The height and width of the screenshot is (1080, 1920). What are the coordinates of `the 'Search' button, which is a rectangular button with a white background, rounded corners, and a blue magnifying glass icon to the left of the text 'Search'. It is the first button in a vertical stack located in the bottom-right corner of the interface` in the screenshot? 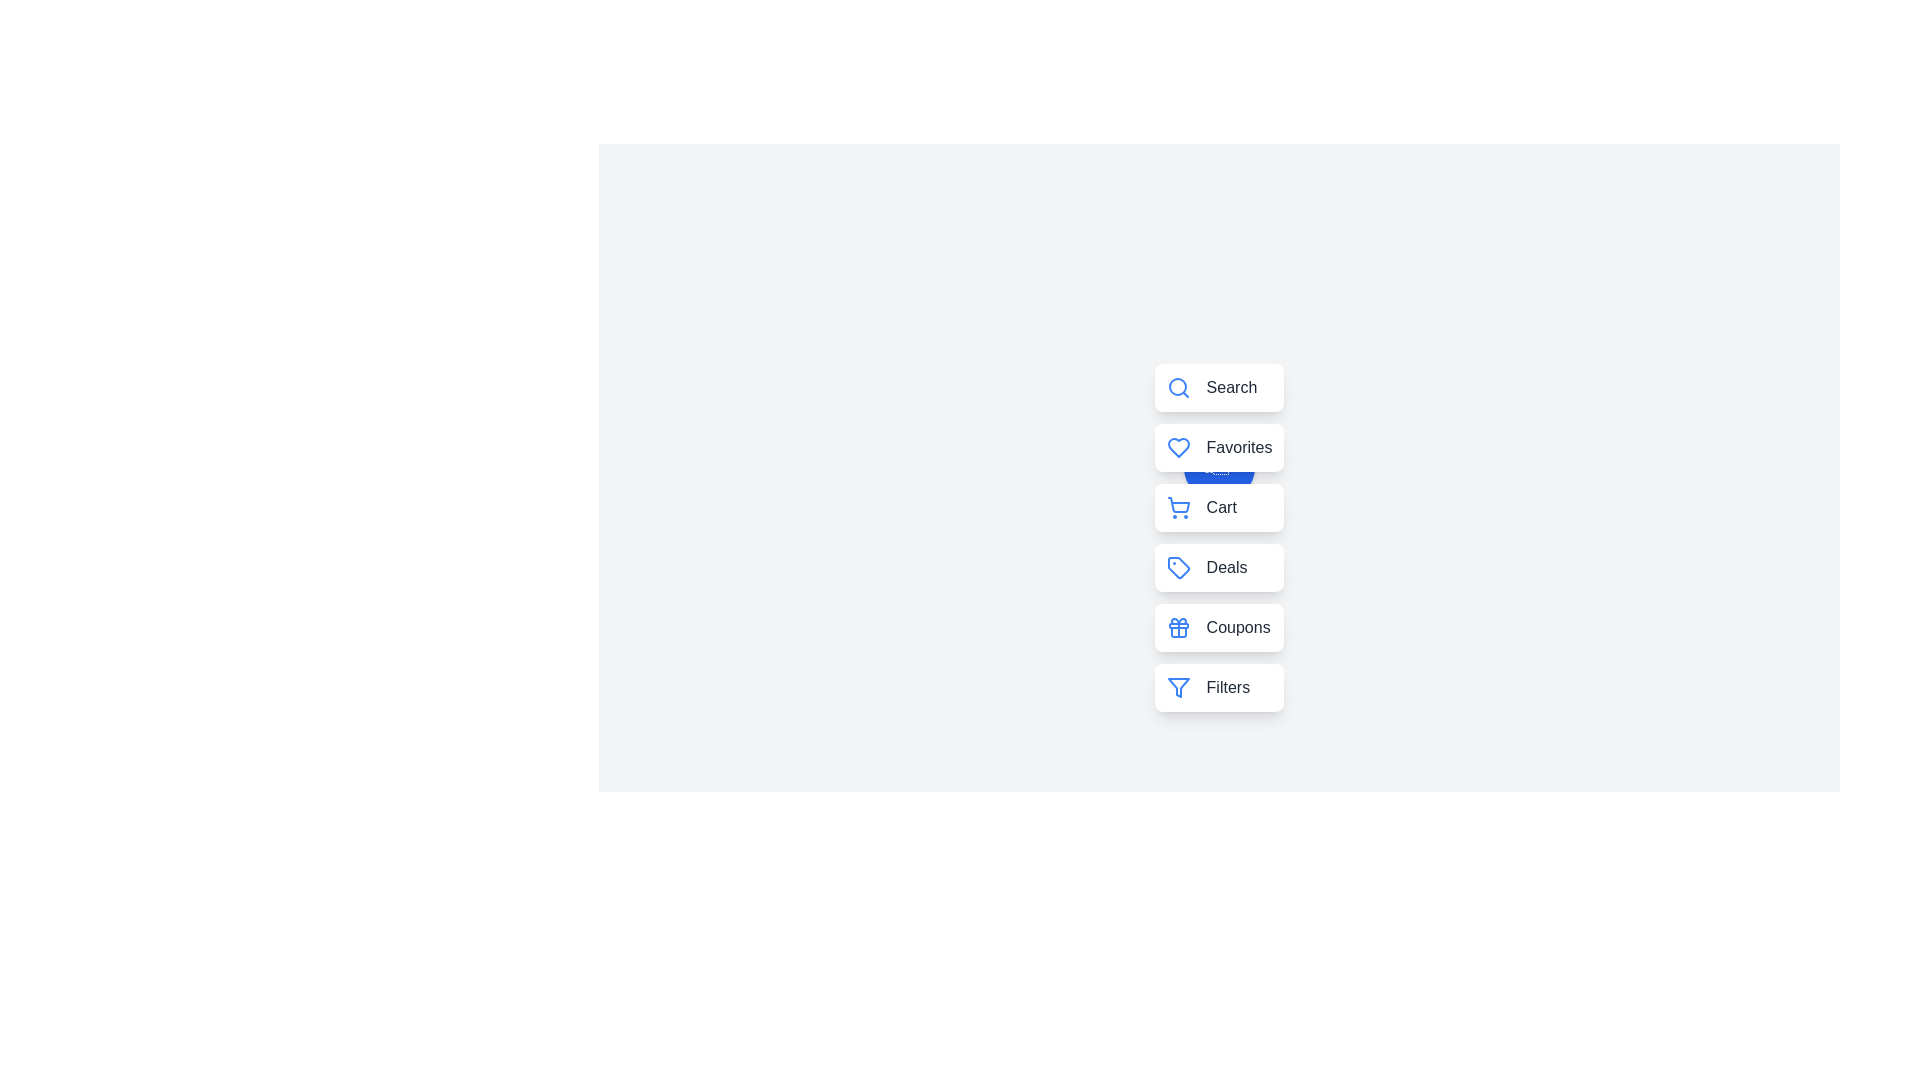 It's located at (1218, 388).